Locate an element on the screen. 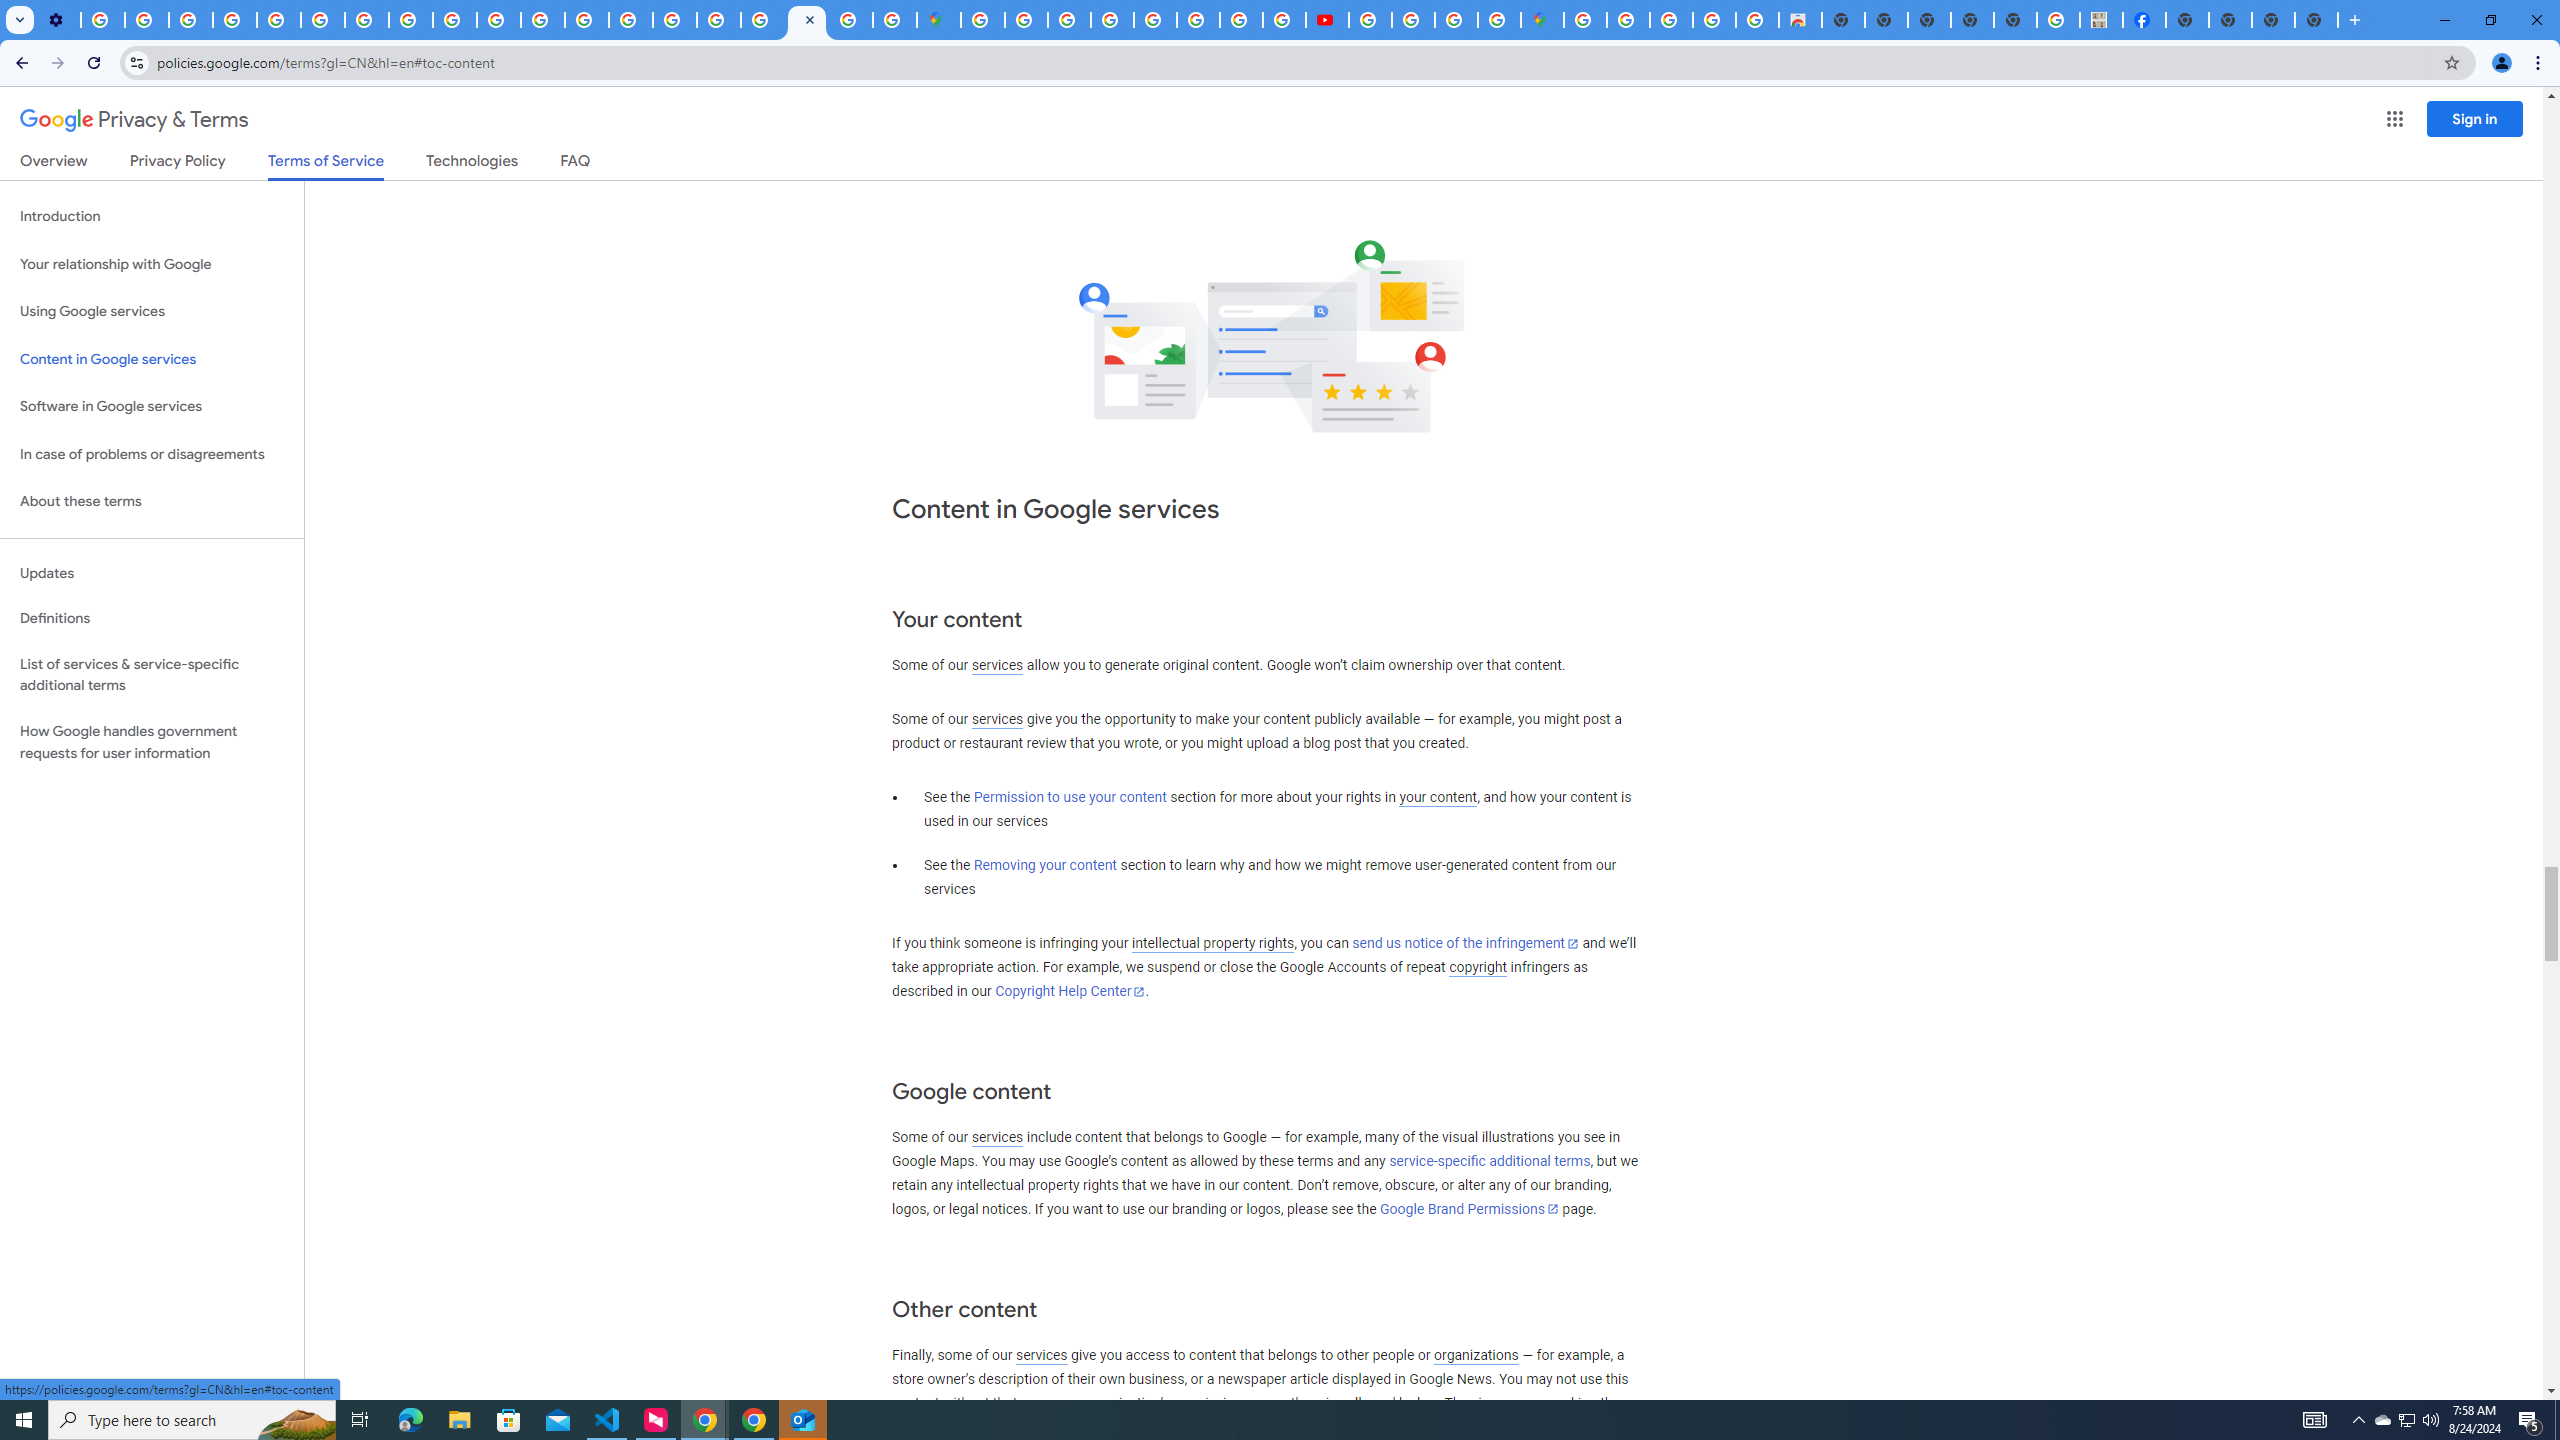  'New Tab' is located at coordinates (2186, 19).